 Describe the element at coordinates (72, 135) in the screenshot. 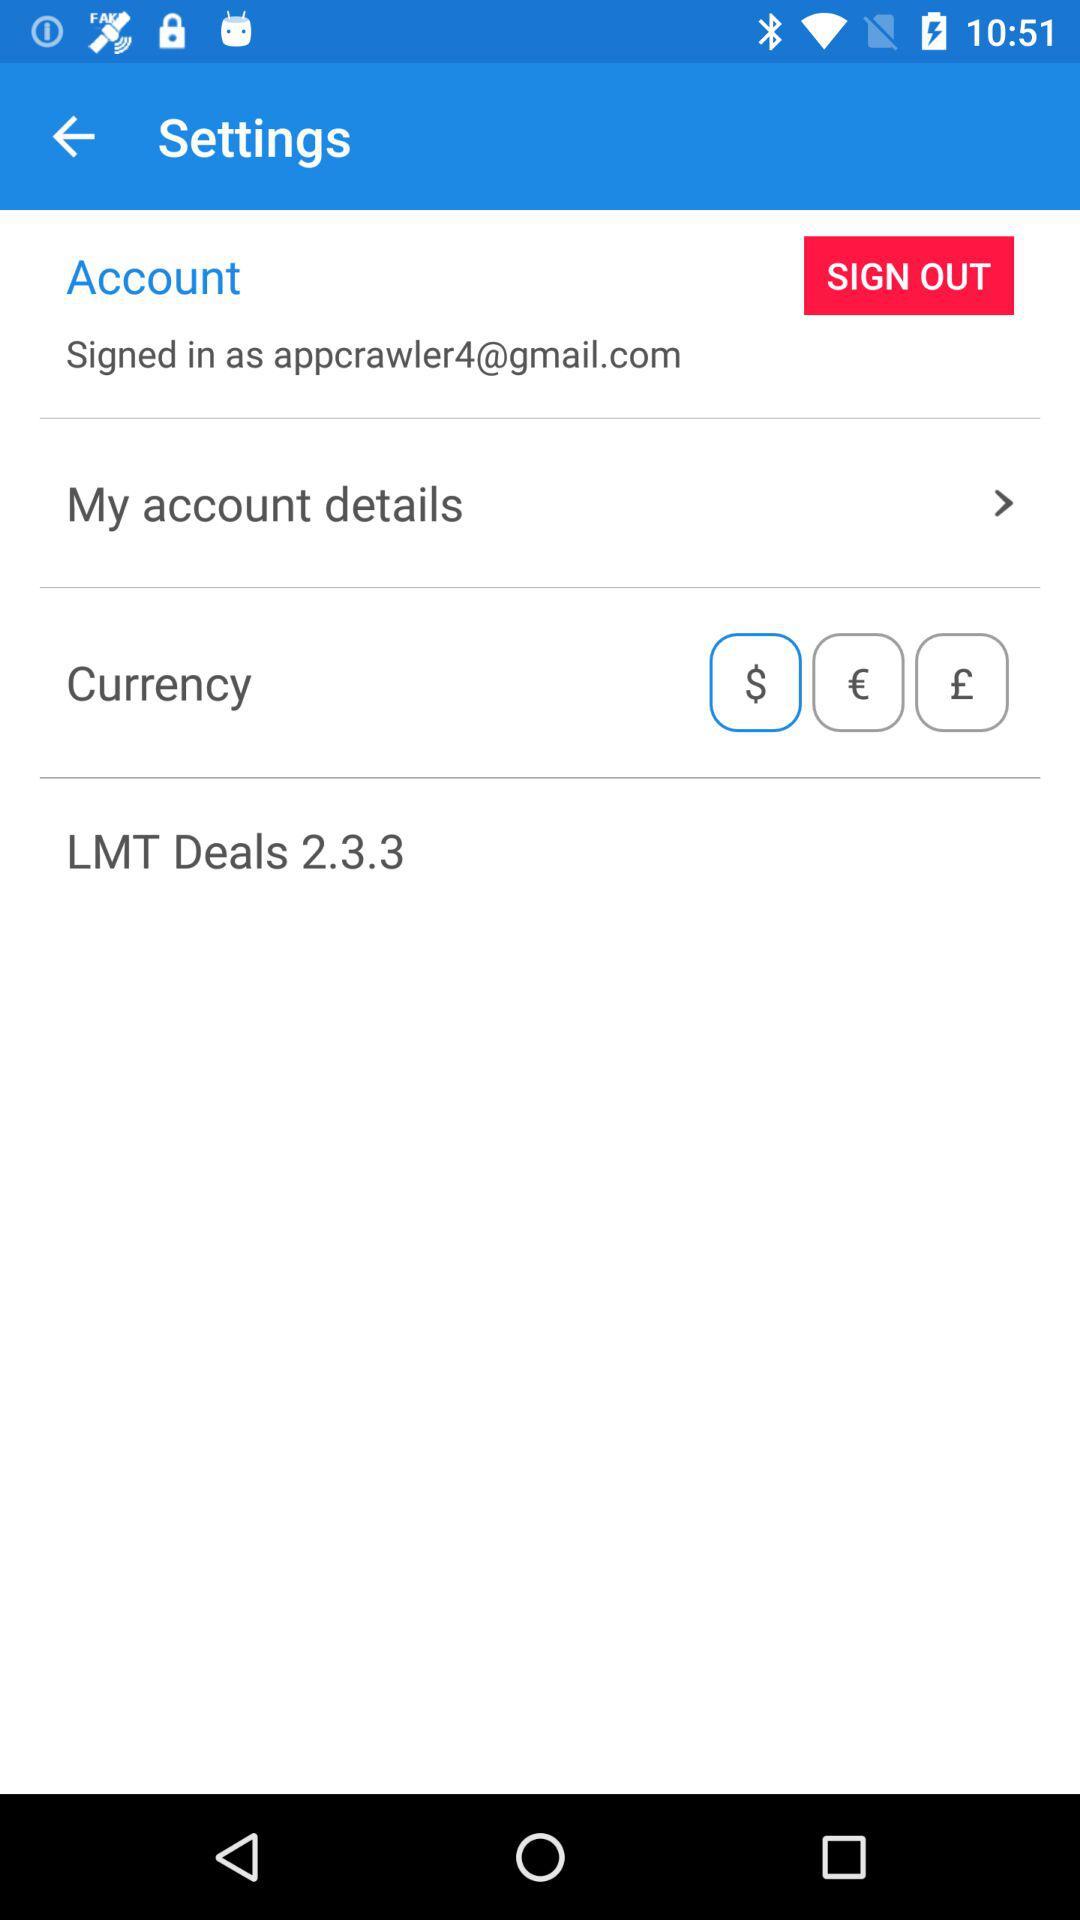

I see `the item to the left of settings app` at that location.